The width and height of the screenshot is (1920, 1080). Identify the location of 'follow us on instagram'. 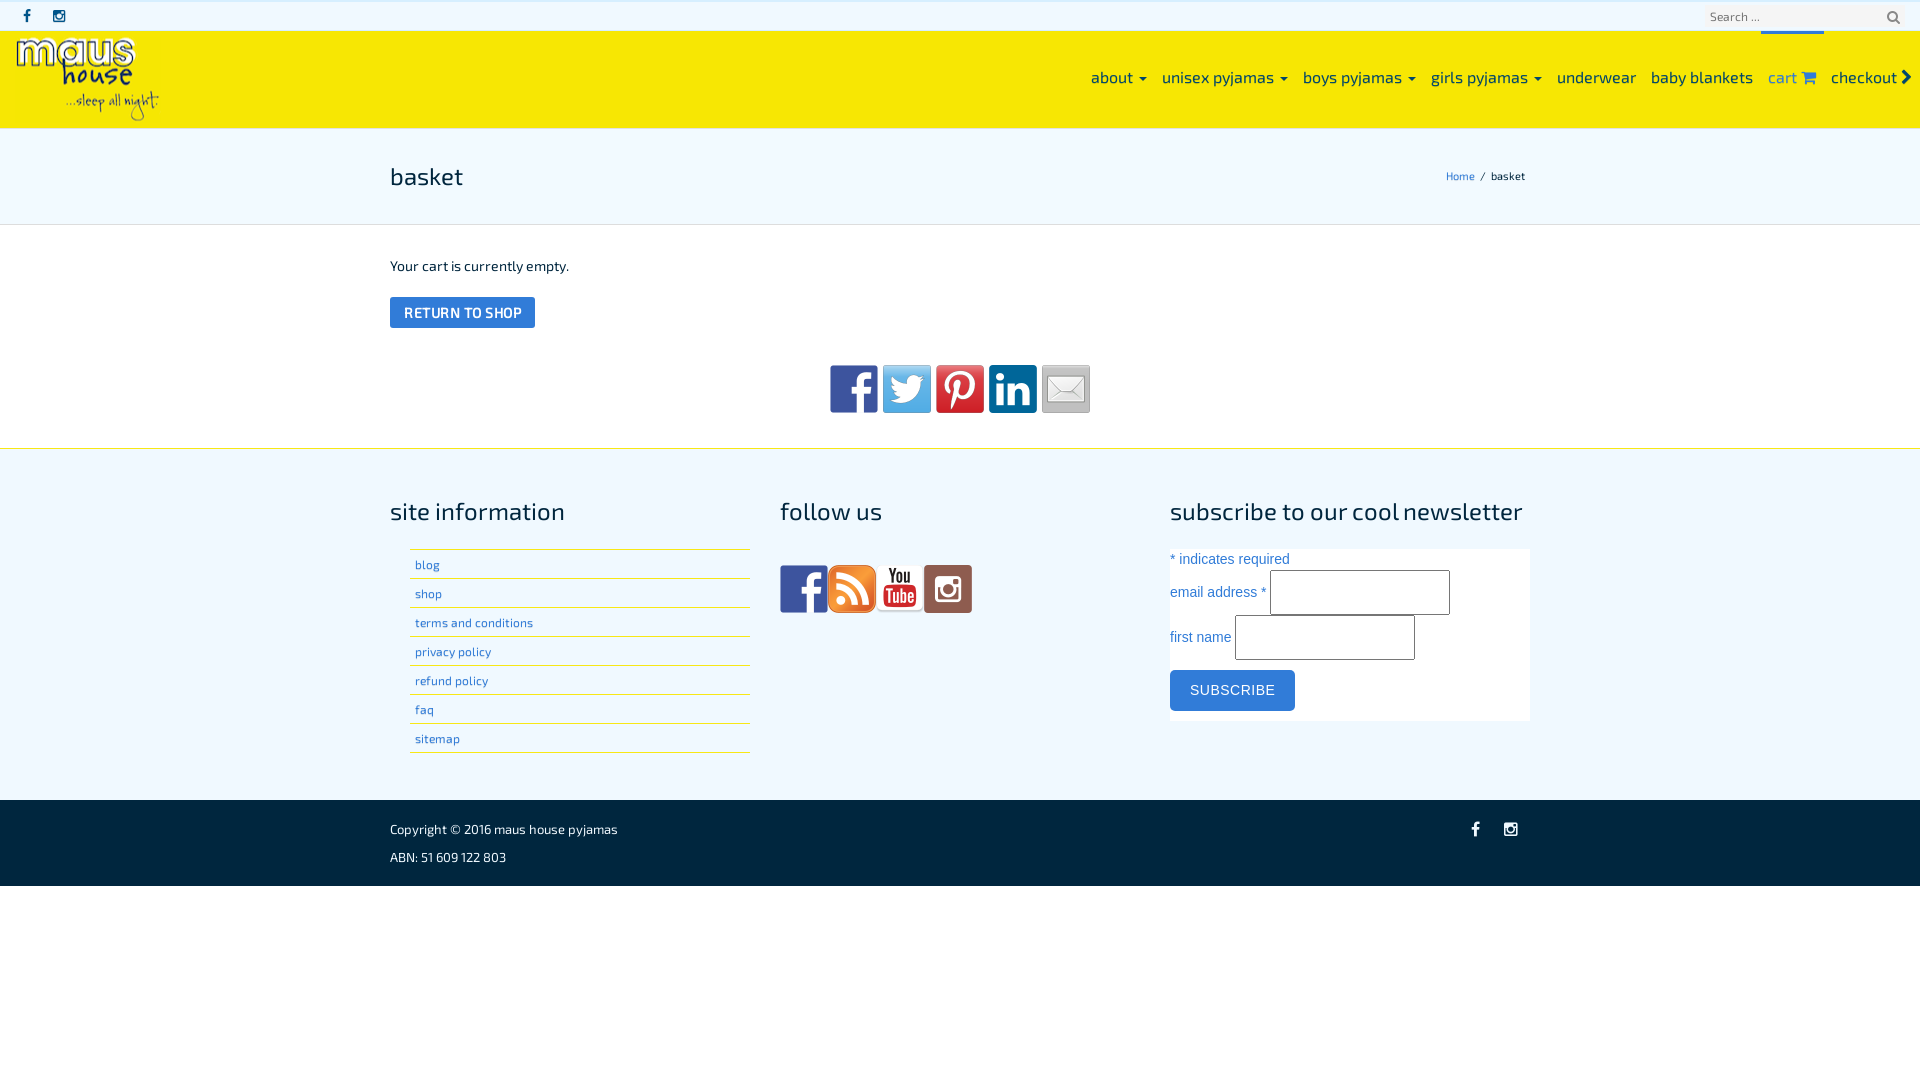
(947, 588).